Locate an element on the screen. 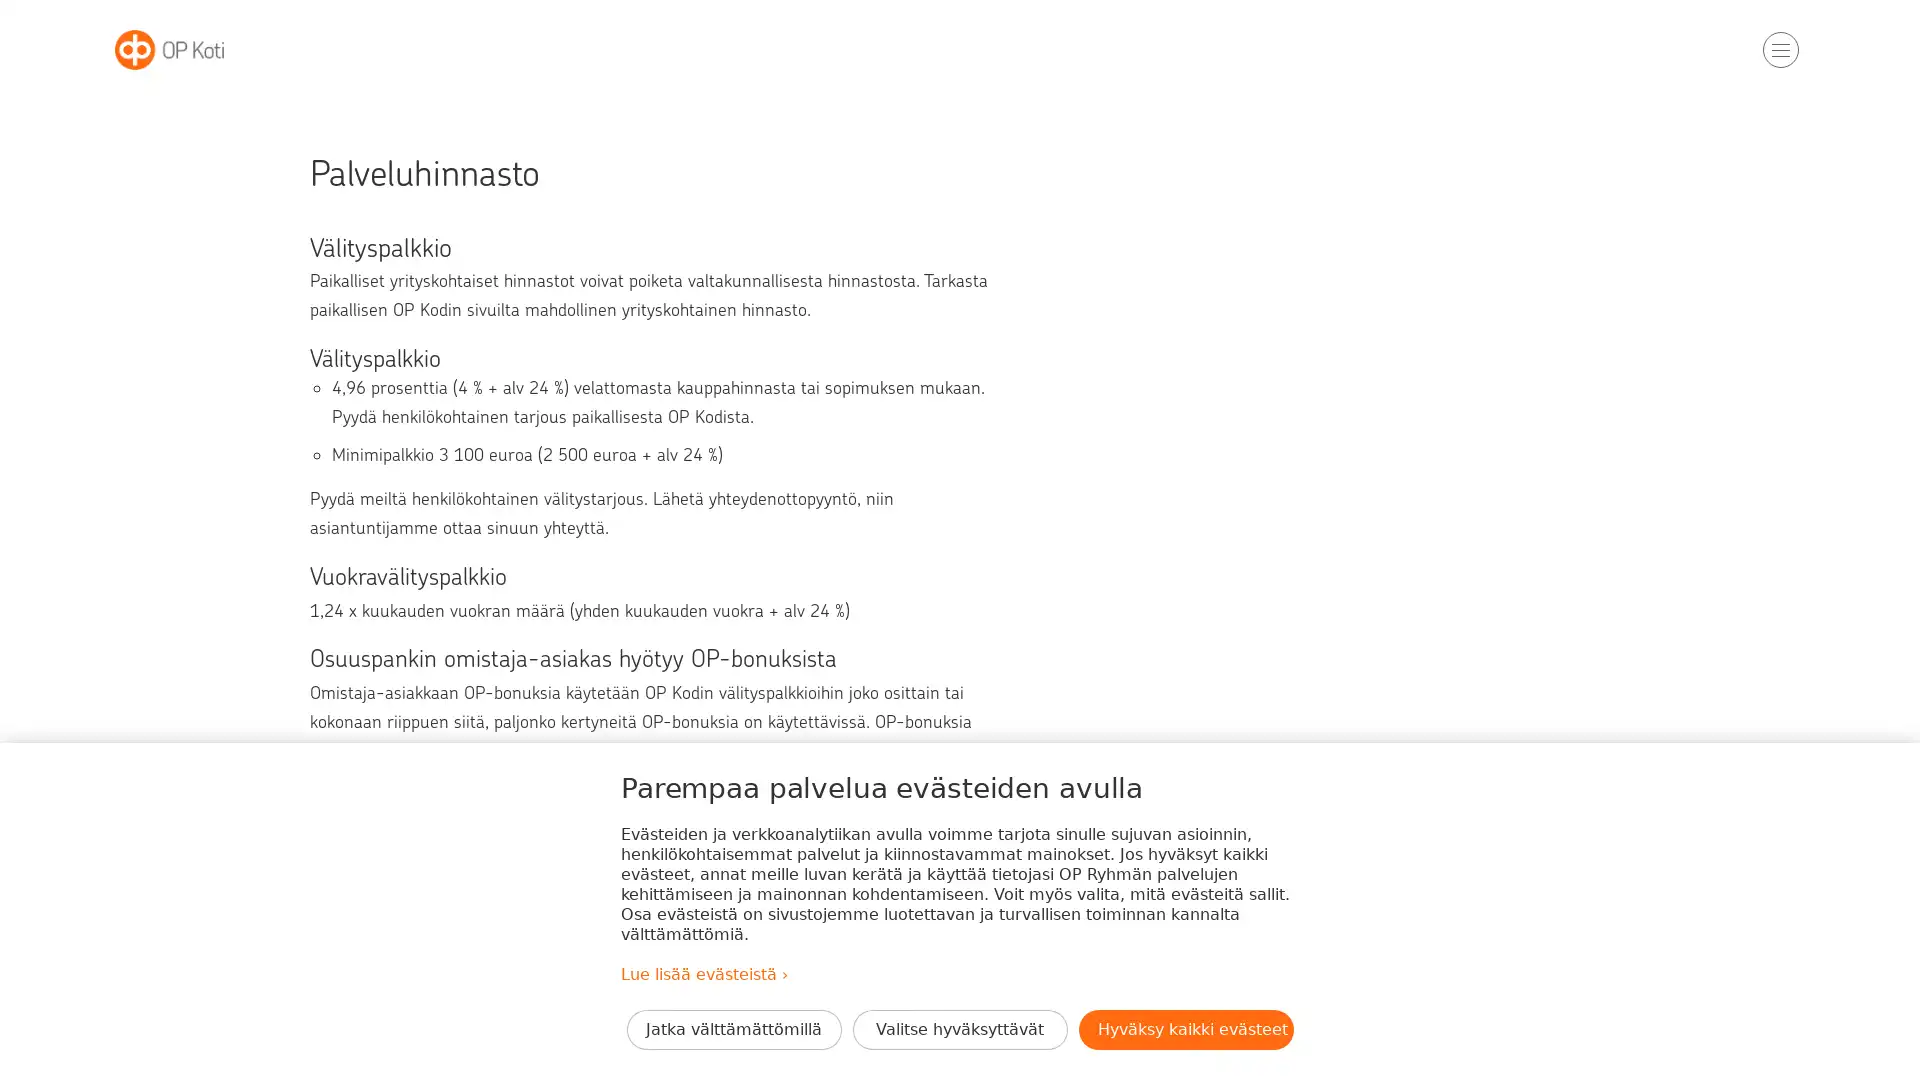  Hyvaksy kaikki evasteet is located at coordinates (1185, 1029).